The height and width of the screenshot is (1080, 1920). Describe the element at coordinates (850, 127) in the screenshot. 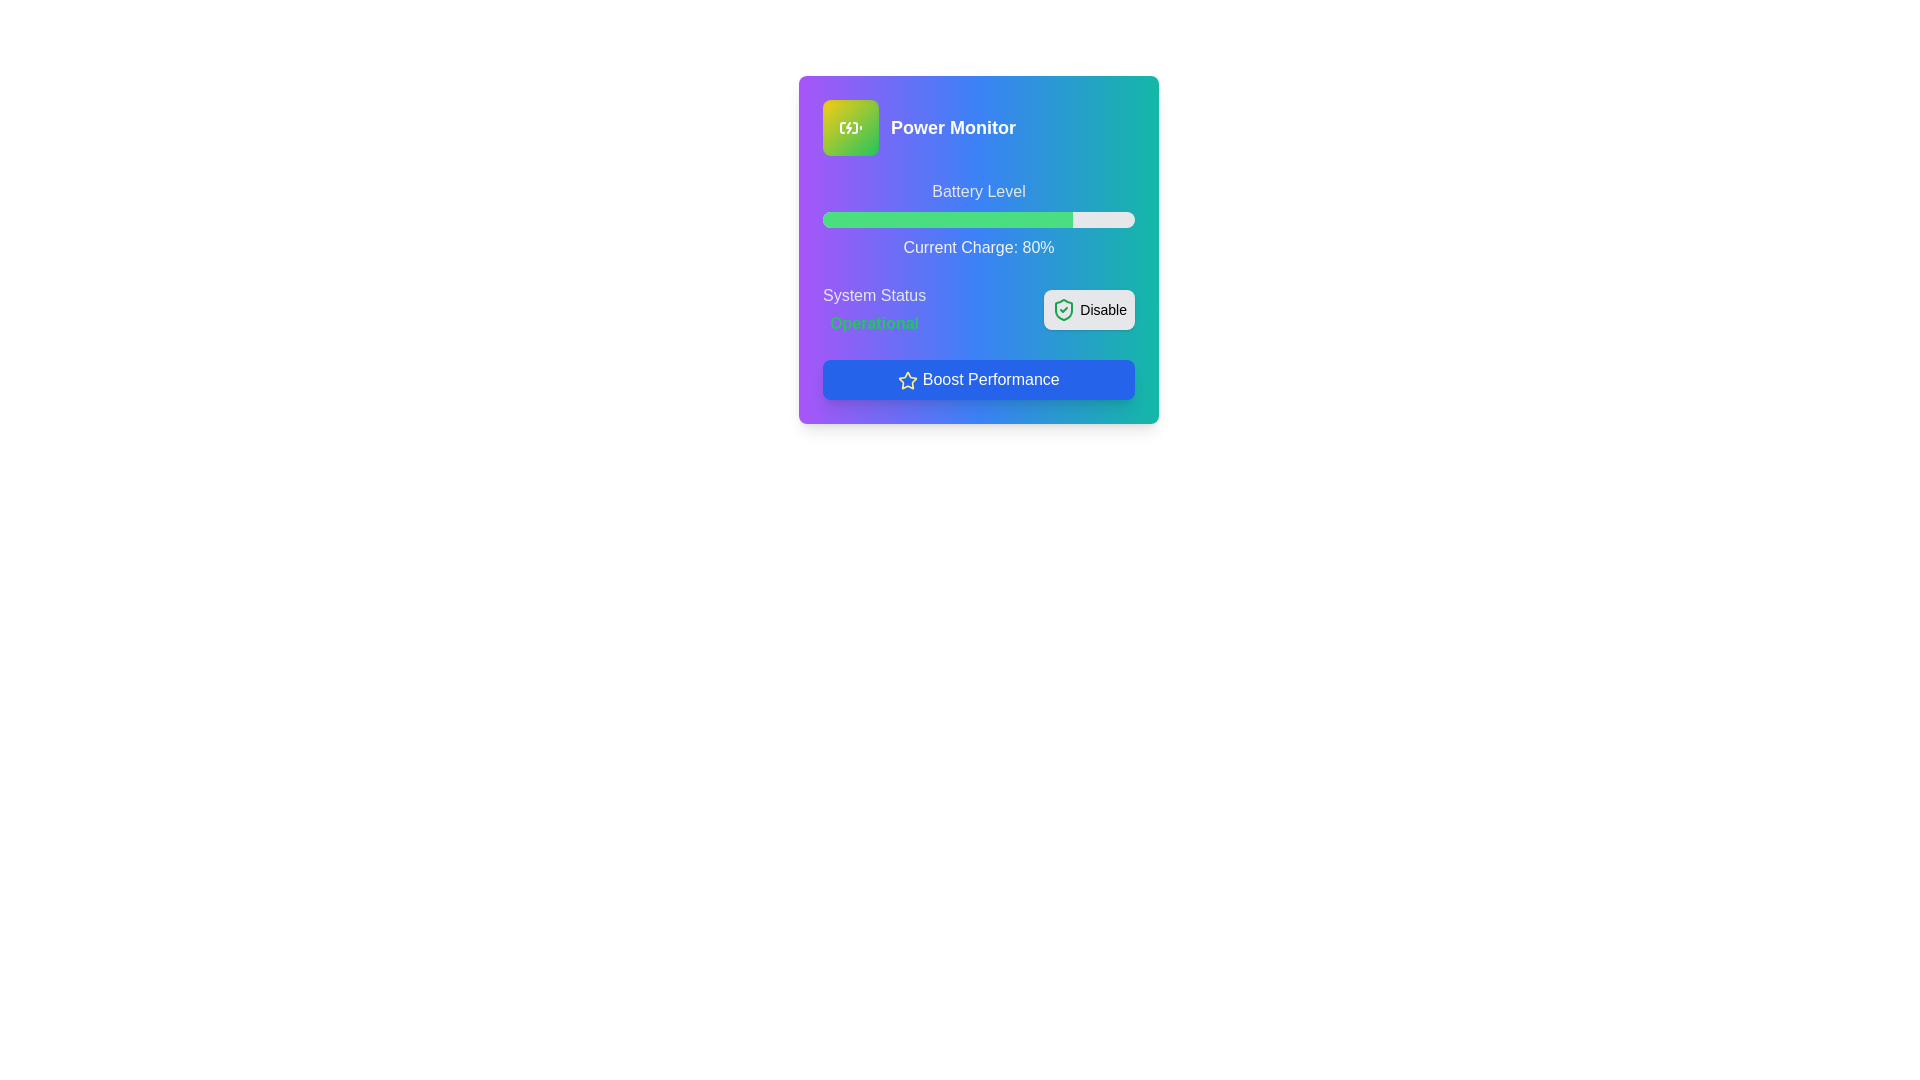

I see `the 'Power Monitor' icon box located at the top left of the 'Power Monitor' section` at that location.